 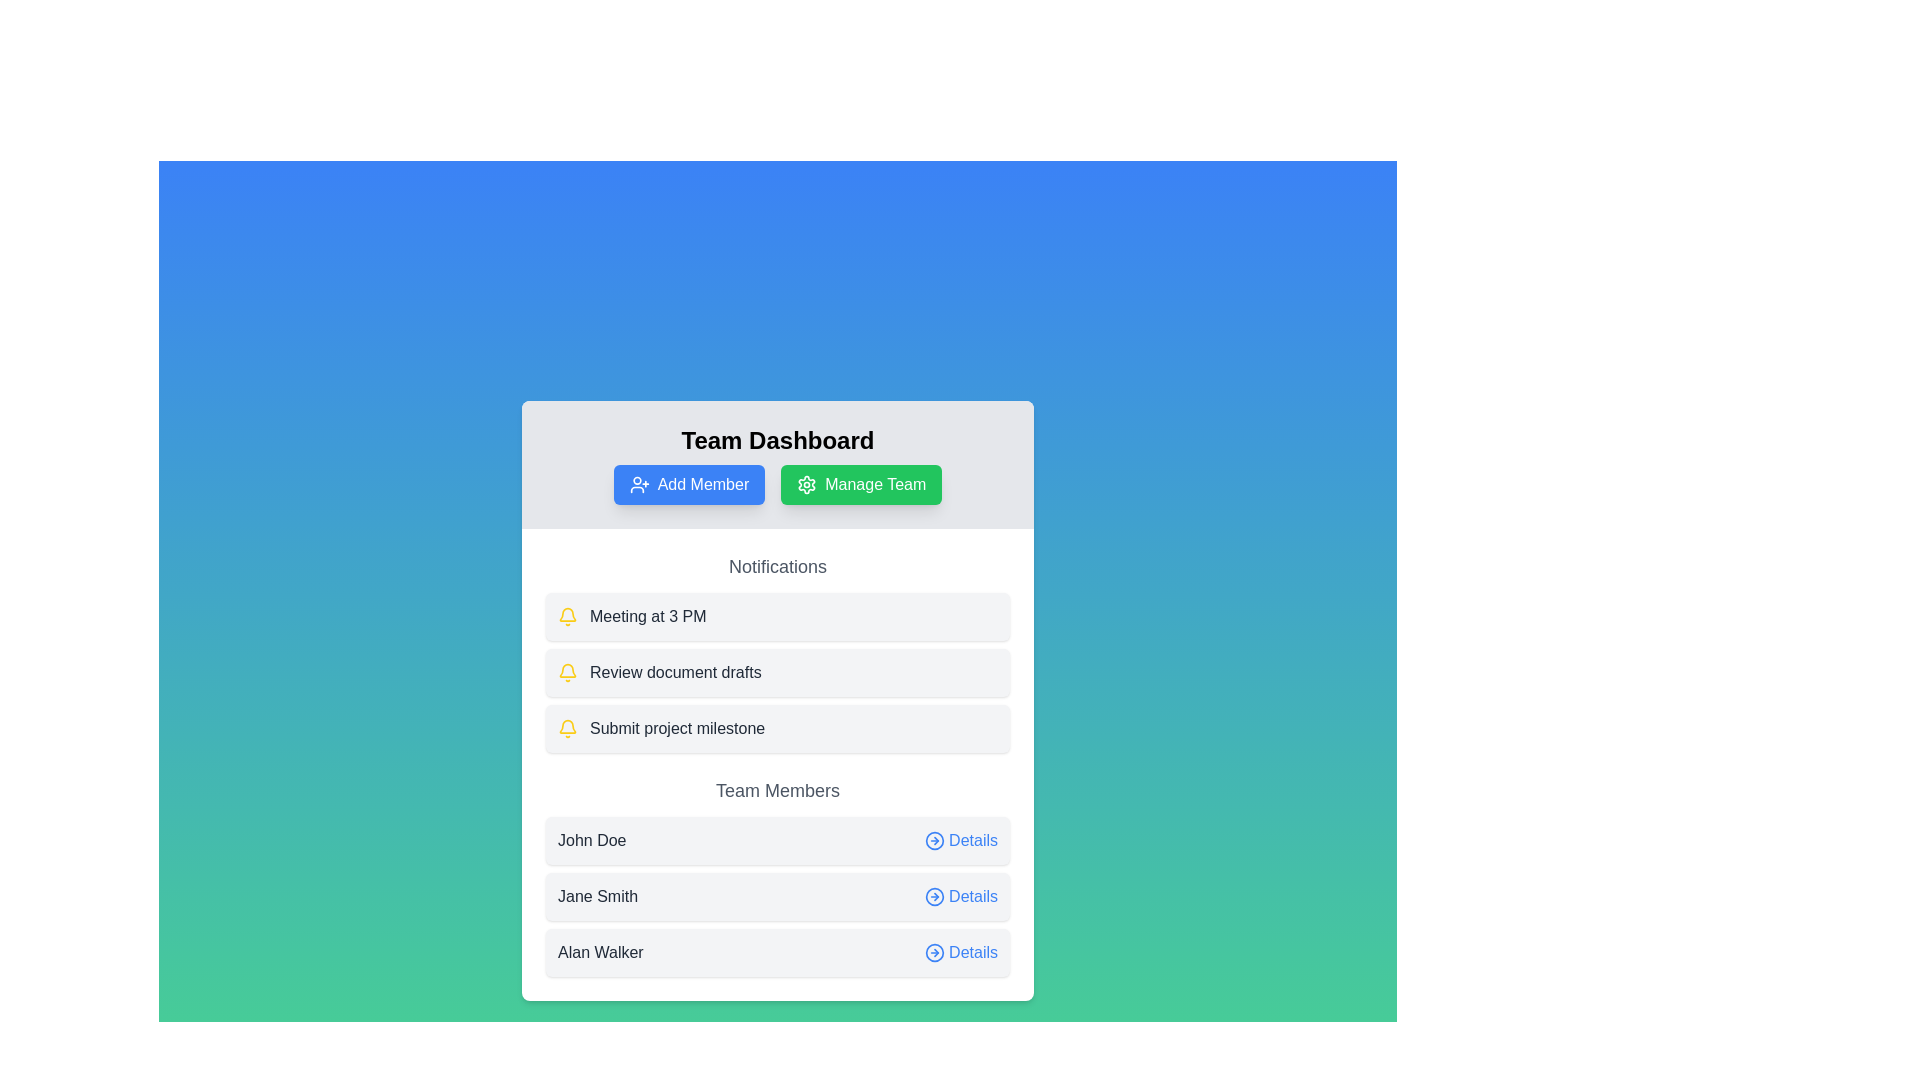 What do you see at coordinates (934, 896) in the screenshot?
I see `the right-pointing arrow icon enclosed within a circle, which is part of the 'Details' button associated with 'Jane Smith' in the 'Team Members' section` at bounding box center [934, 896].